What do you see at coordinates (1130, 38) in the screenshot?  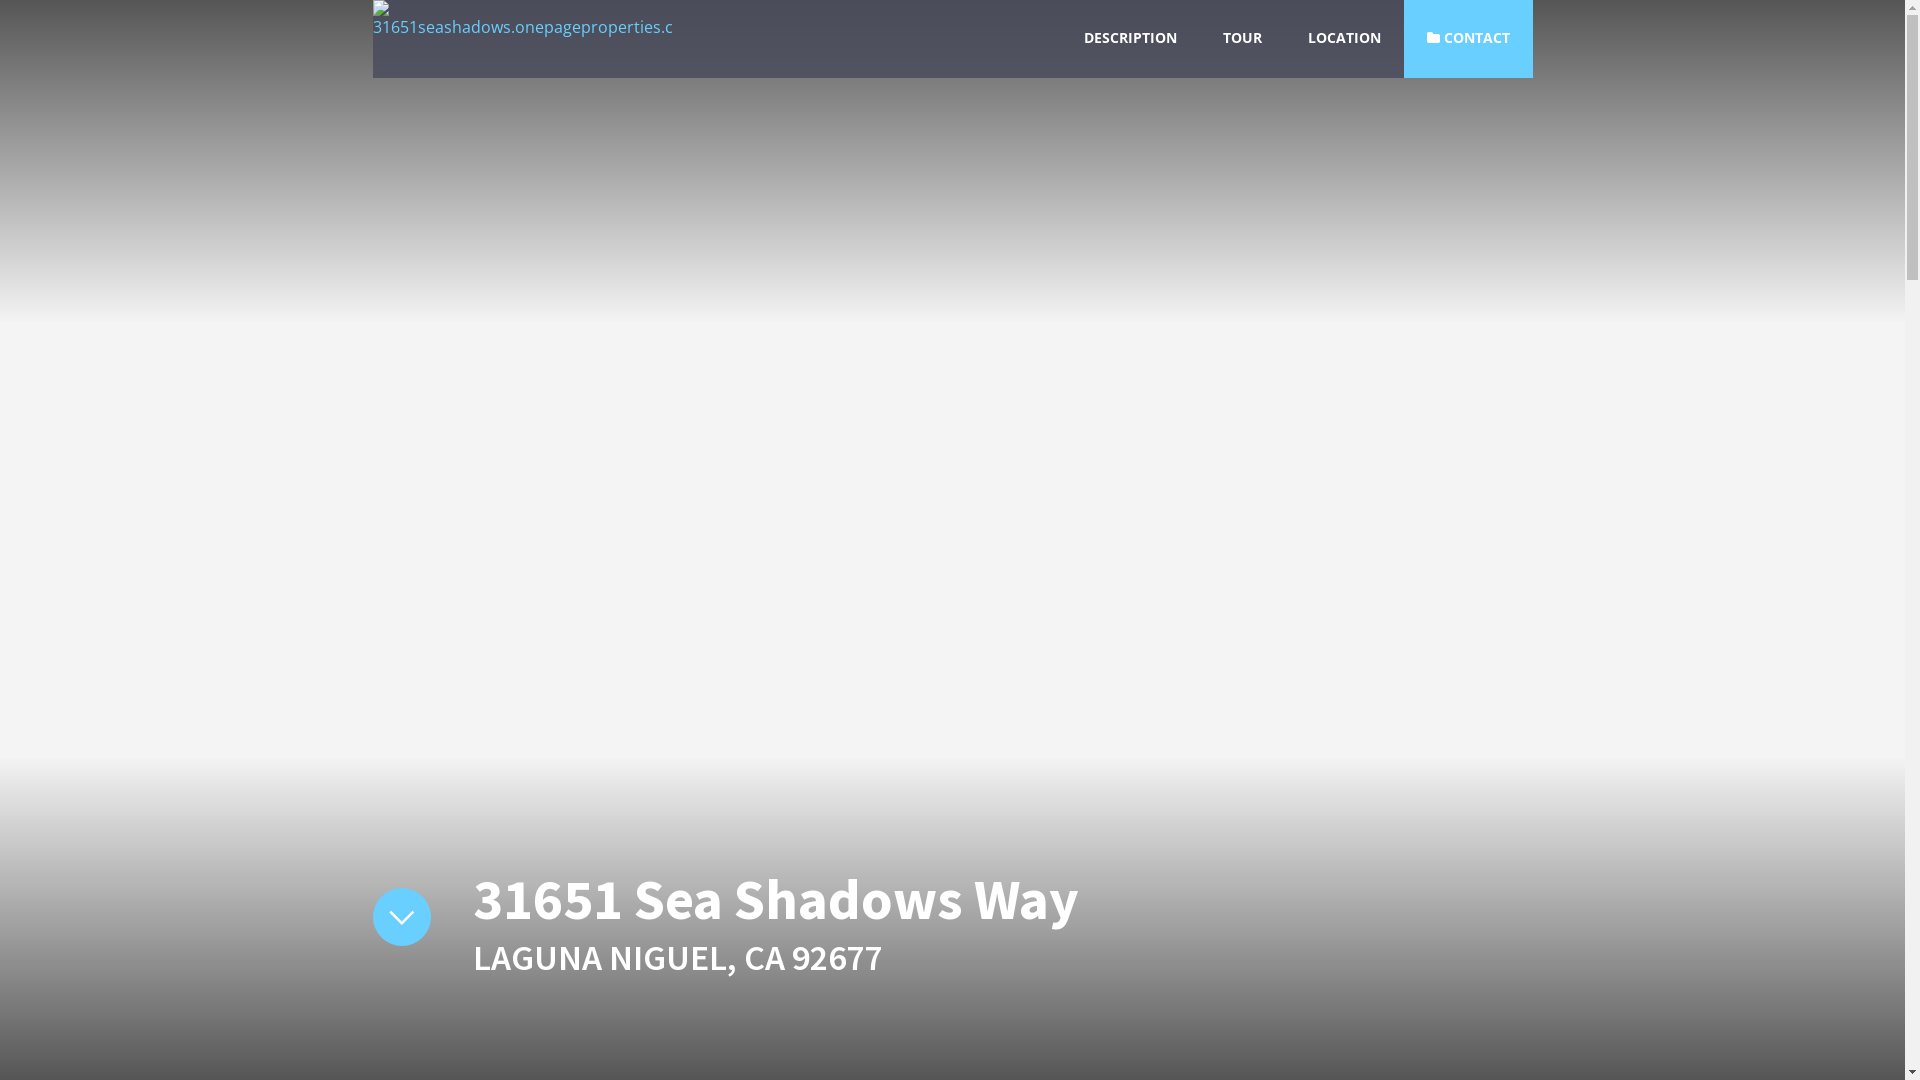 I see `'DESCRIPTION'` at bounding box center [1130, 38].